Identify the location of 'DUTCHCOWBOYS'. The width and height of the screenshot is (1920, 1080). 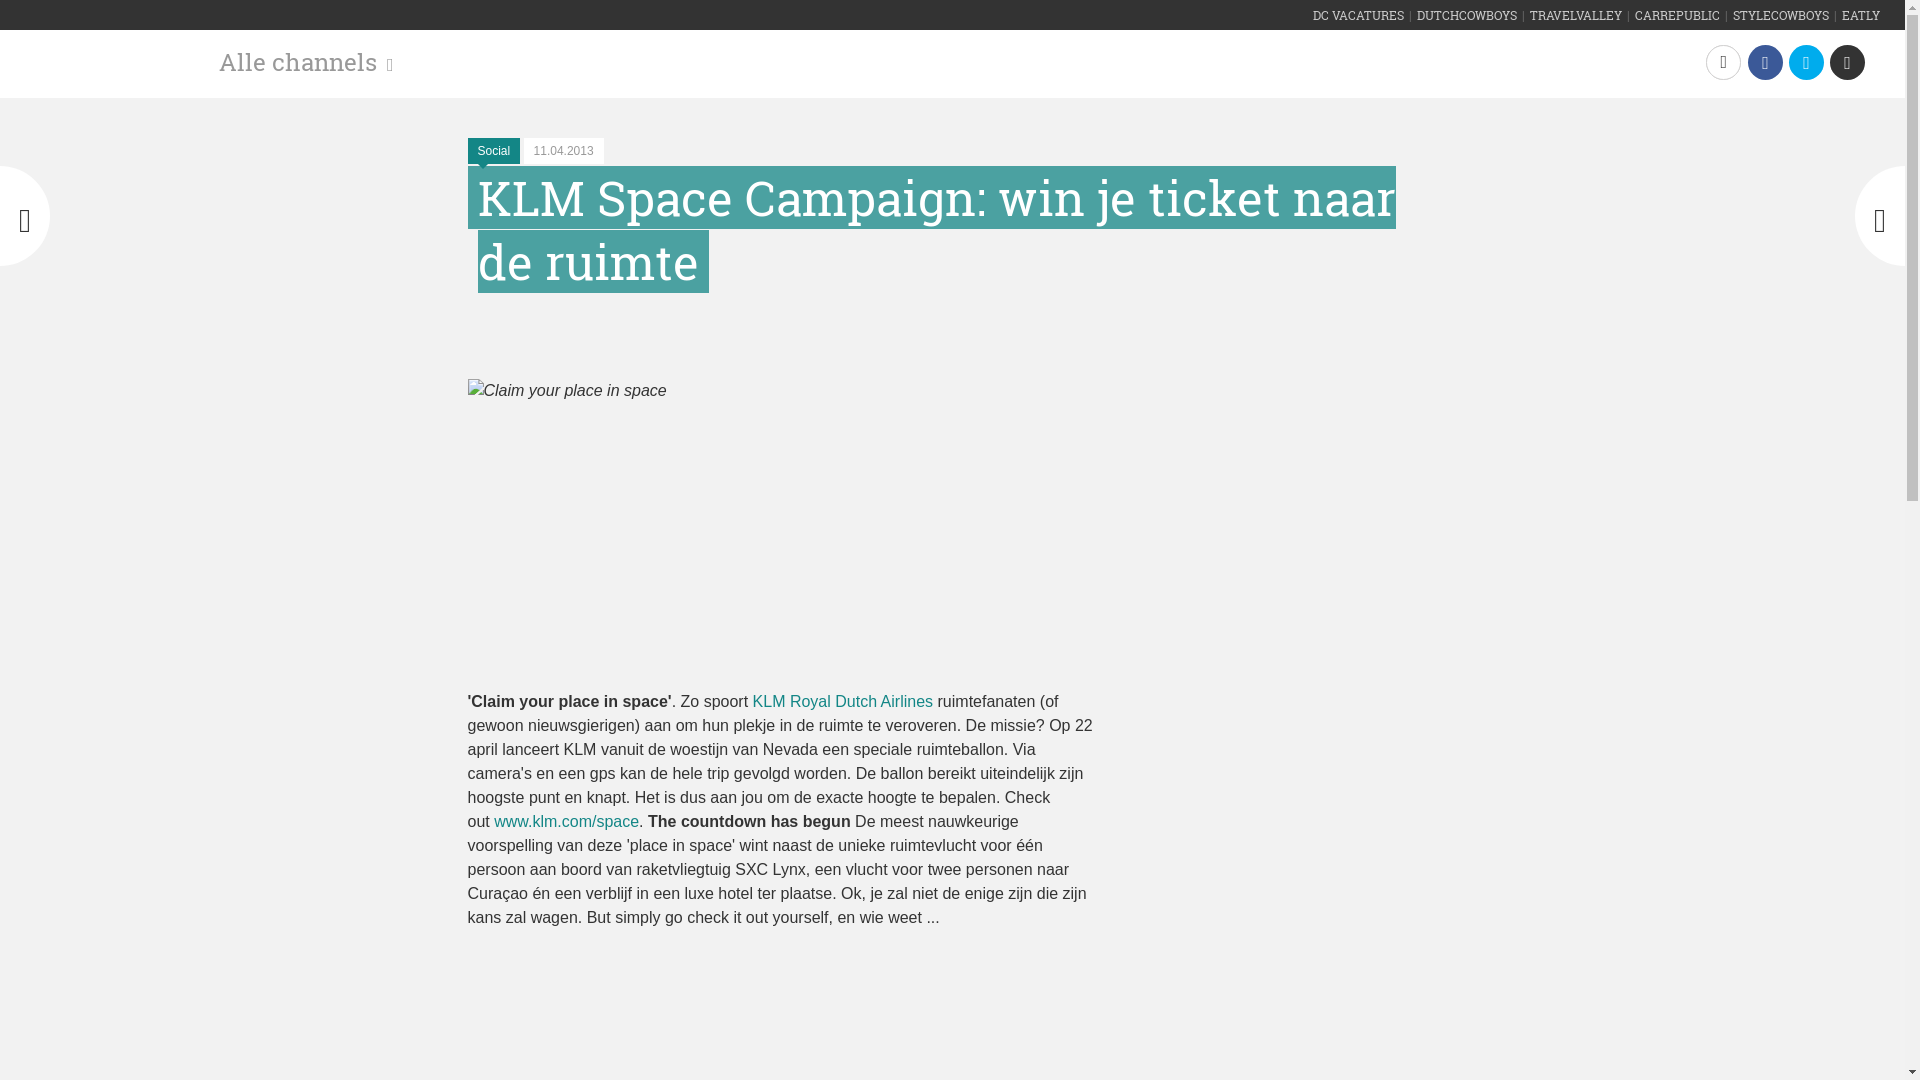
(1467, 15).